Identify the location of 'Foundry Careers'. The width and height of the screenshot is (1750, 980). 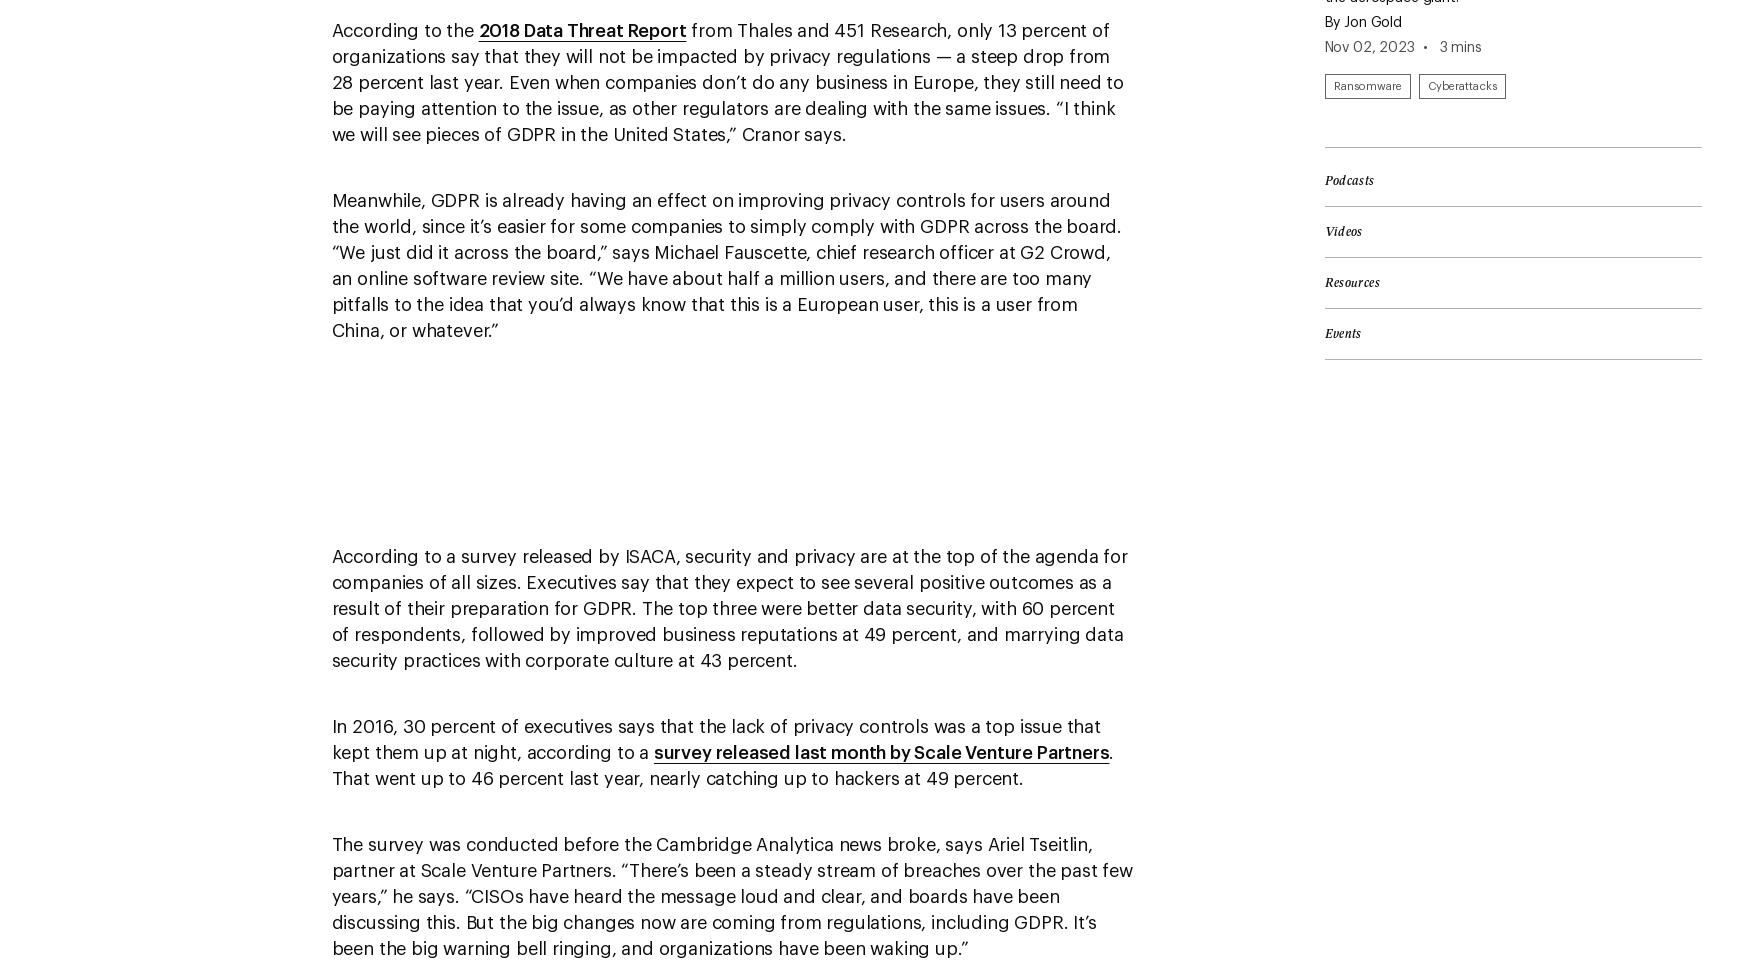
(100, 10).